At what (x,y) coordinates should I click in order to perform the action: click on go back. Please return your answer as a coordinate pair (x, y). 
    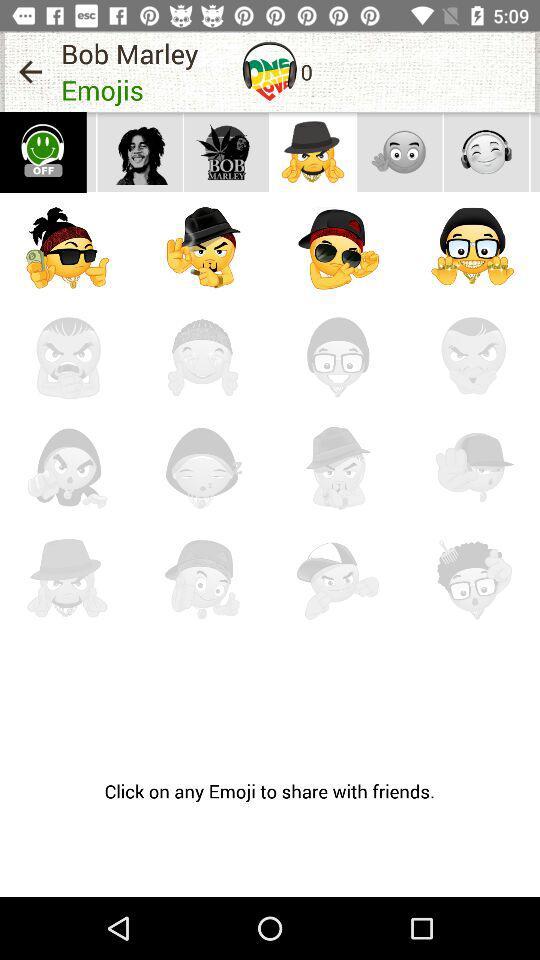
    Looking at the image, I should click on (29, 71).